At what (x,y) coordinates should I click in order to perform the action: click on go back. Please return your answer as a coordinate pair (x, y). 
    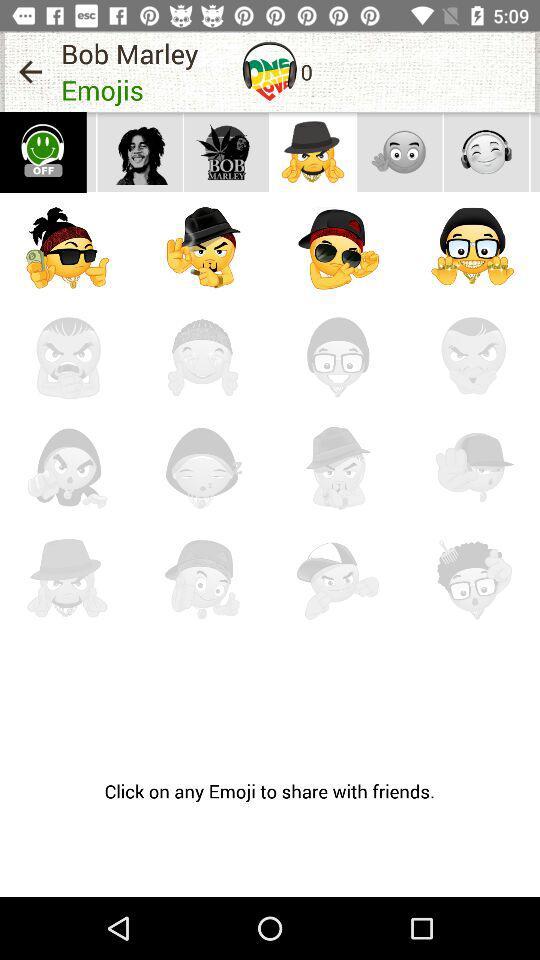
    Looking at the image, I should click on (29, 71).